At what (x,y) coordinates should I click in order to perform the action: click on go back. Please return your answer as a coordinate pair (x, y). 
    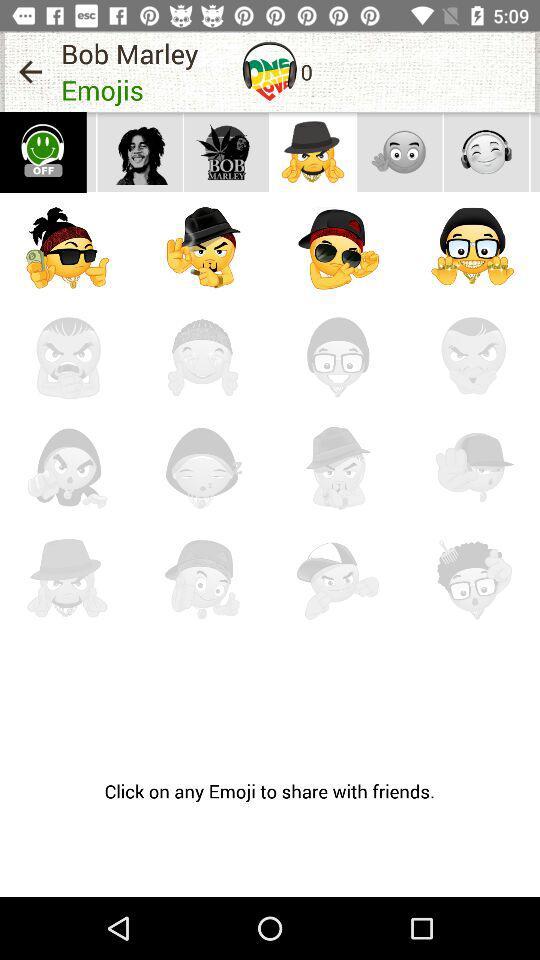
    Looking at the image, I should click on (29, 71).